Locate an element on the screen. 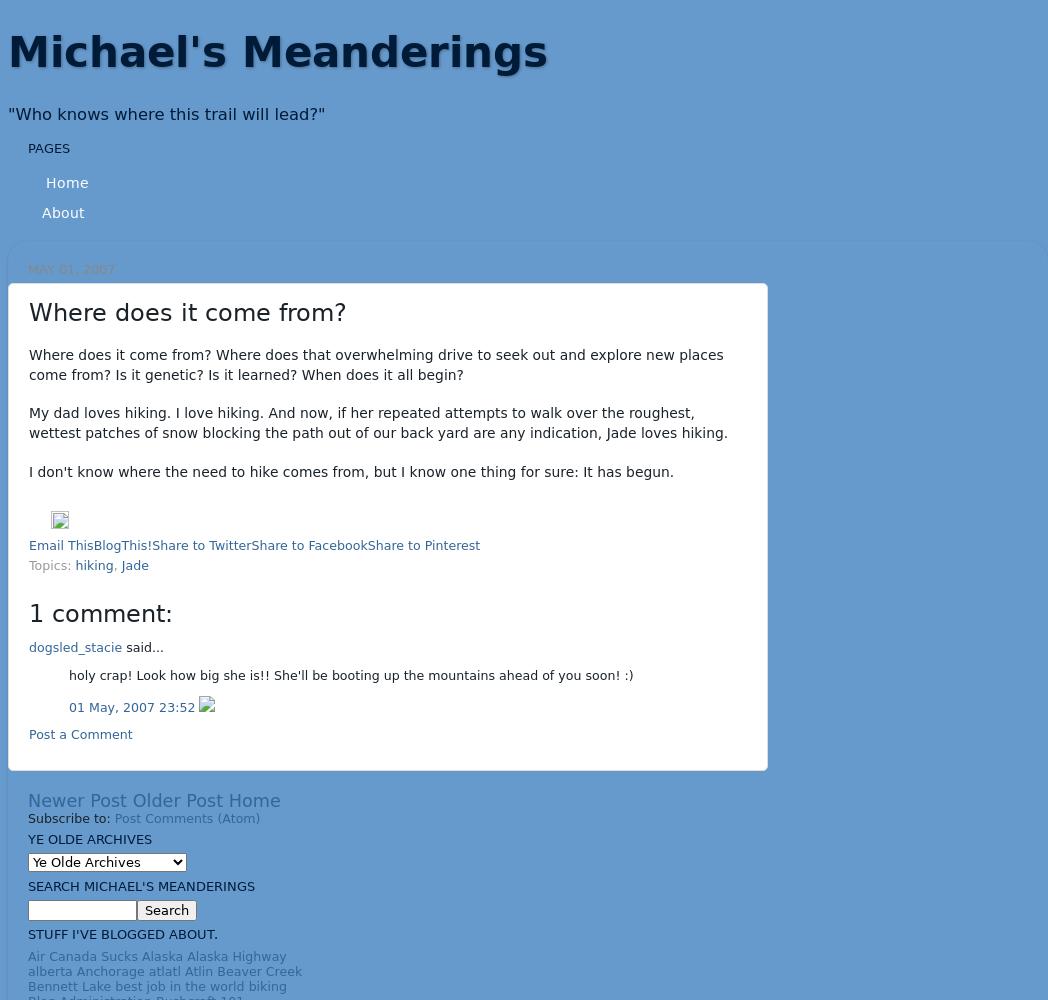  'Stuff I've blogged about.' is located at coordinates (122, 934).